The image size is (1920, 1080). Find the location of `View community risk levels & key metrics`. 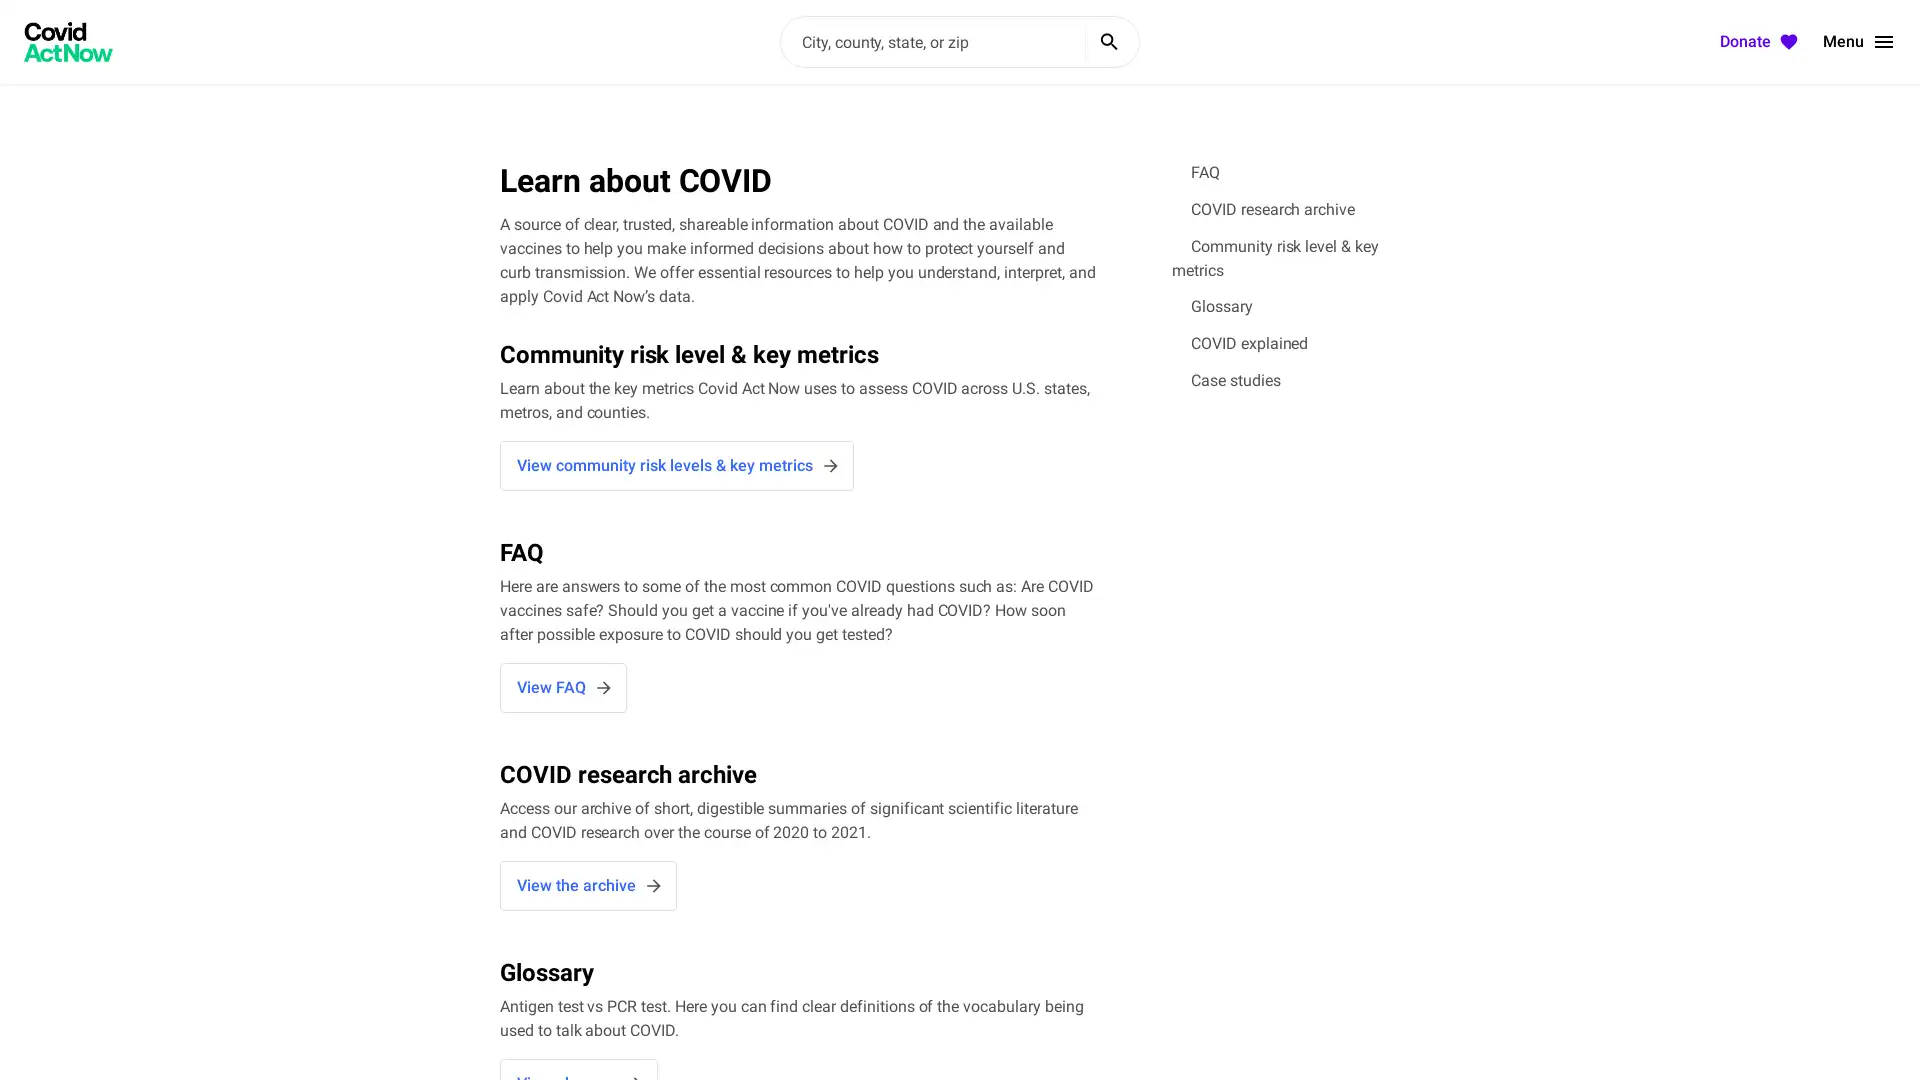

View community risk levels & key metrics is located at coordinates (676, 466).